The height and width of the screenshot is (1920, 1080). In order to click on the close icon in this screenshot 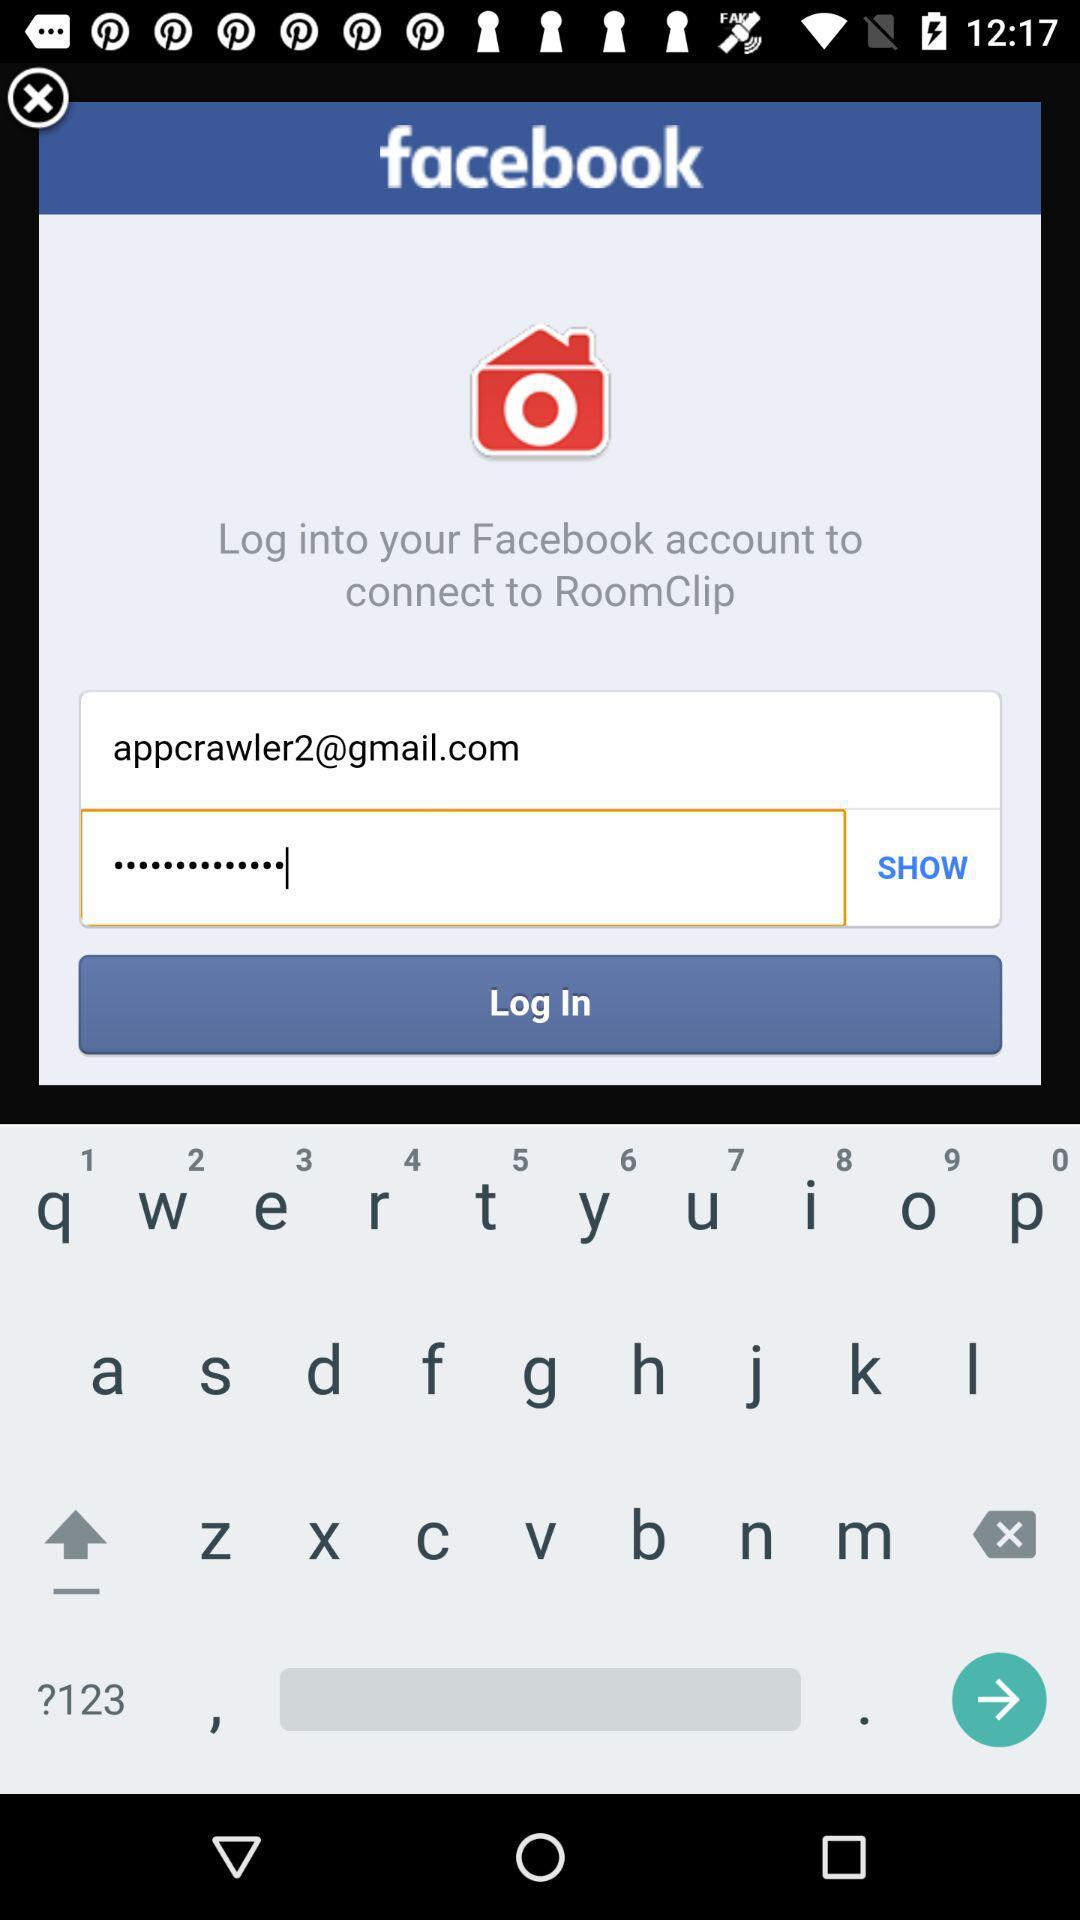, I will do `click(38, 107)`.